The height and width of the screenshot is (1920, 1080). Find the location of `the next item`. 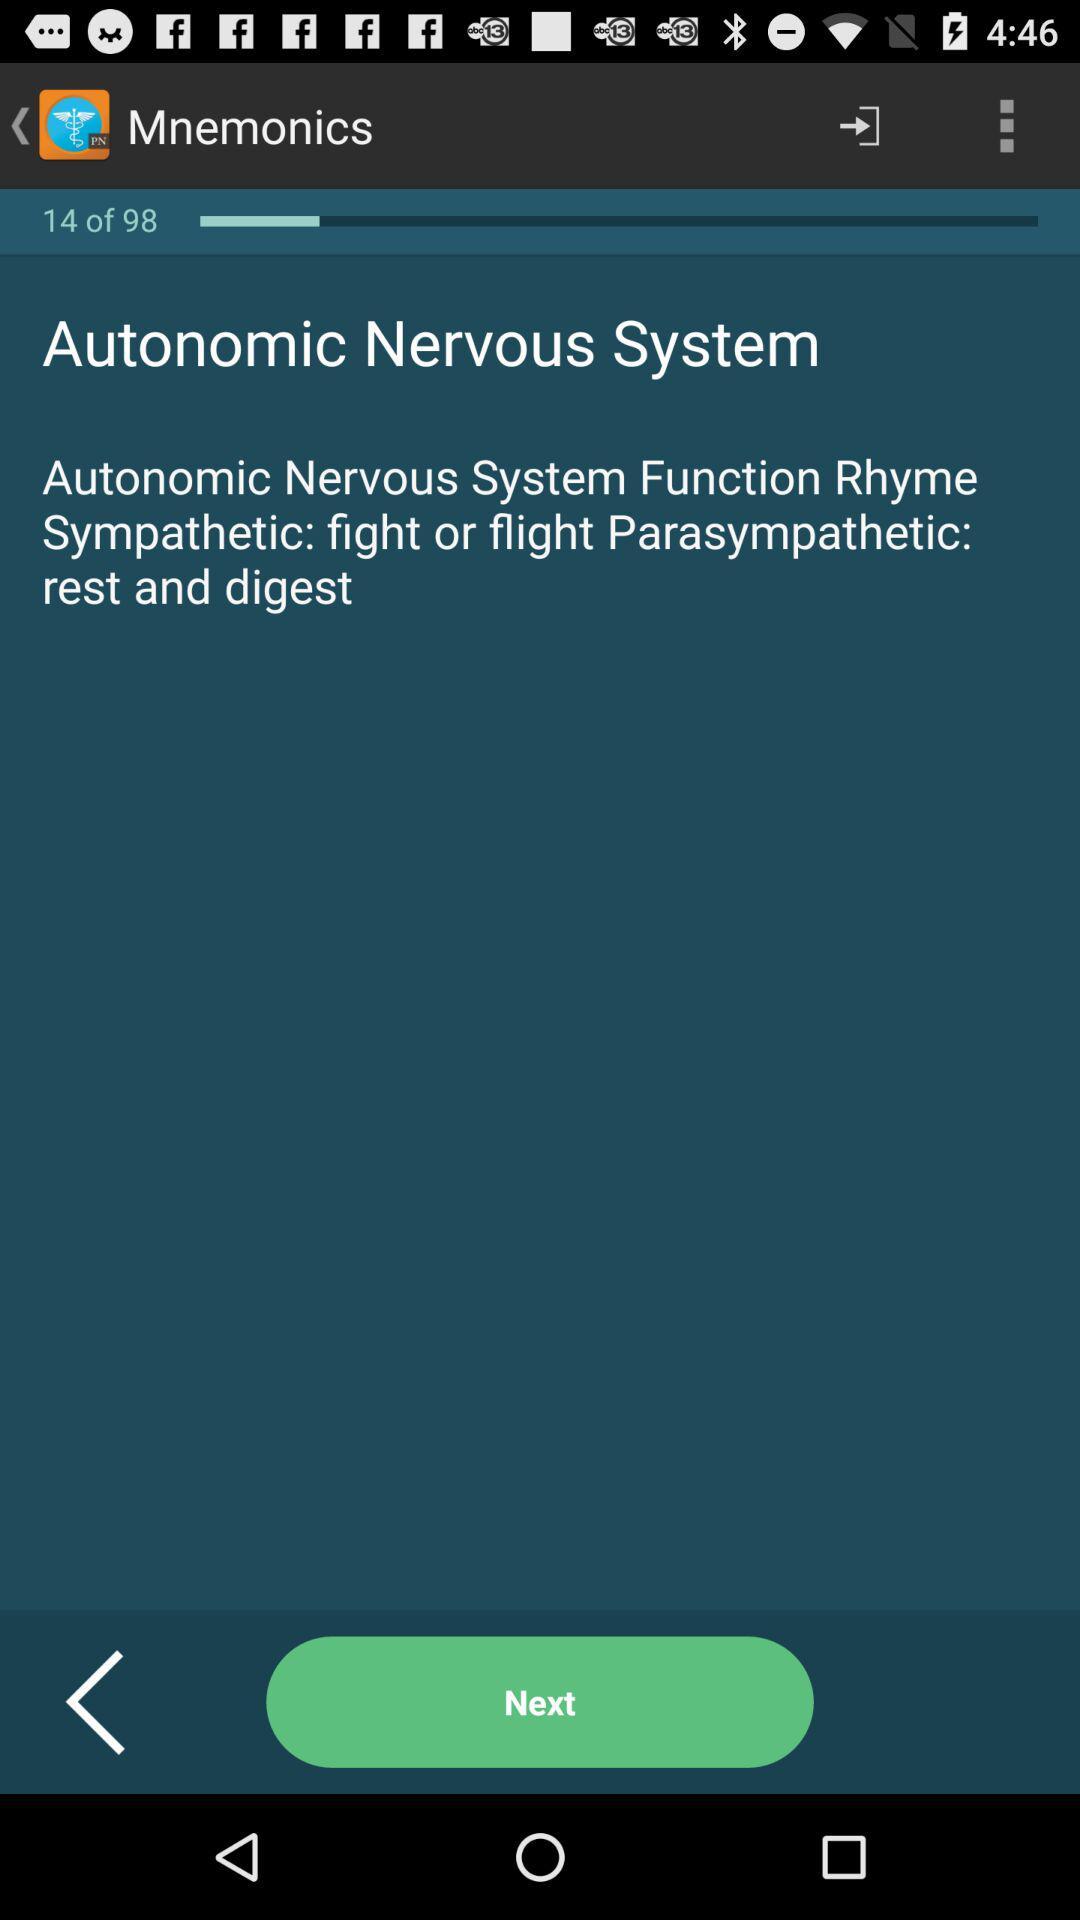

the next item is located at coordinates (540, 1701).